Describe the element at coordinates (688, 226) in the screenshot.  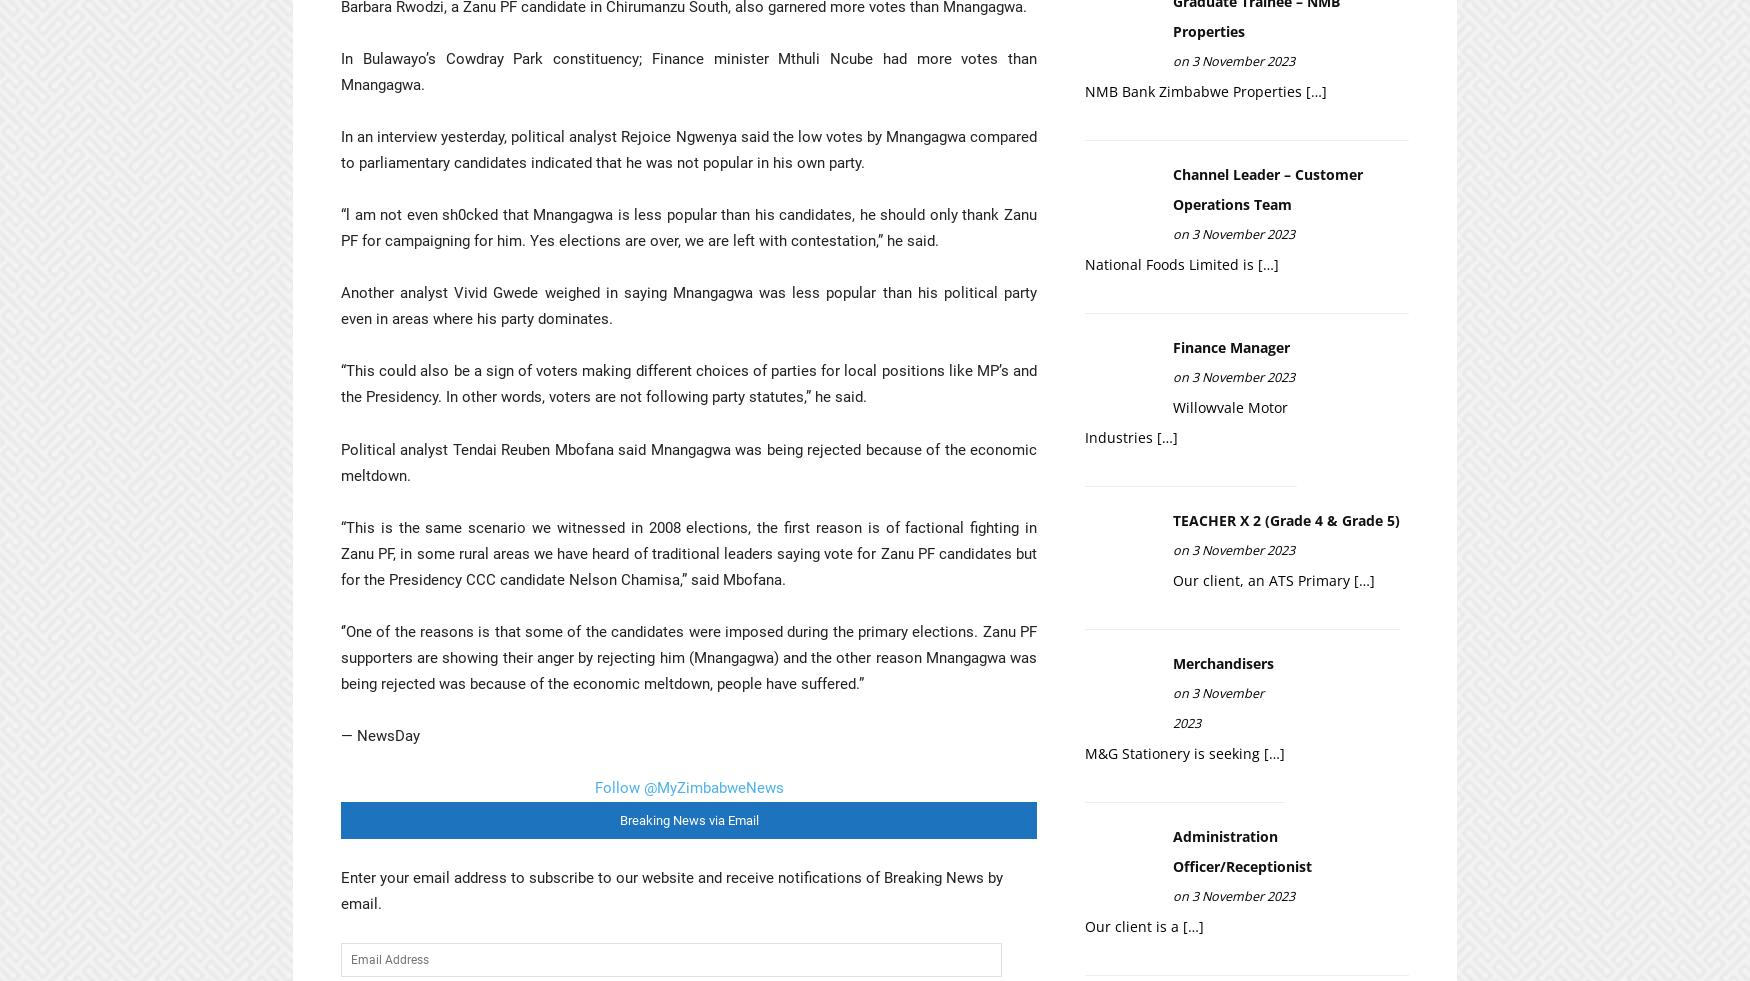
I see `'“l am not even sh0cked that Mnangagwa is less popular than his candidates, he should only thank Zanu PF for campaigning for him. Yes elections are over, we are left with contestation,” he said.'` at that location.